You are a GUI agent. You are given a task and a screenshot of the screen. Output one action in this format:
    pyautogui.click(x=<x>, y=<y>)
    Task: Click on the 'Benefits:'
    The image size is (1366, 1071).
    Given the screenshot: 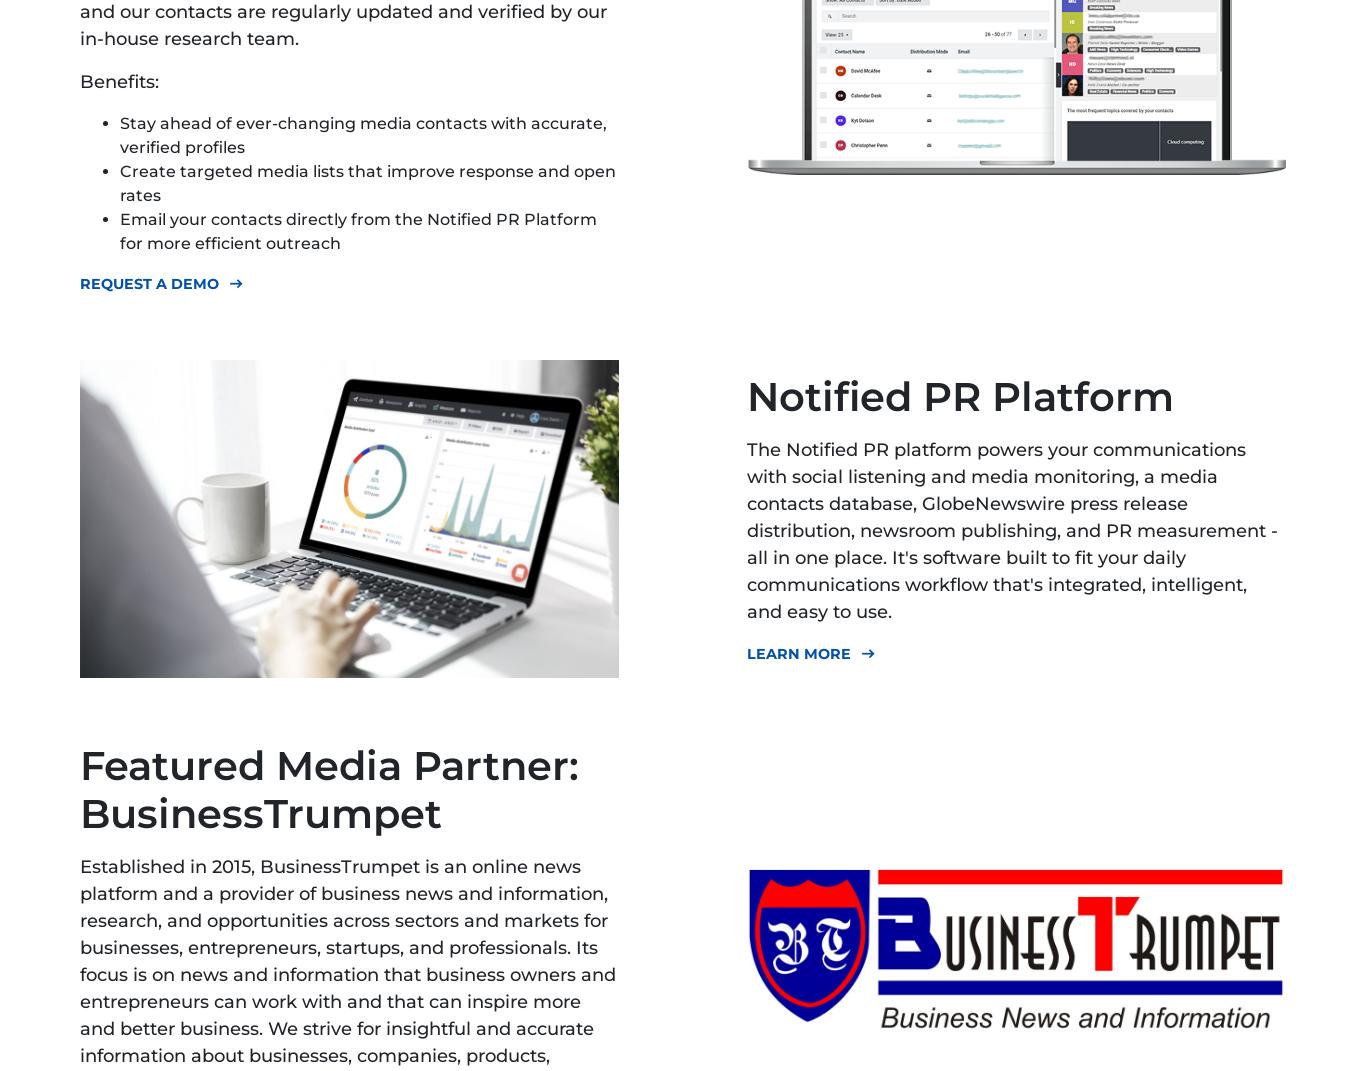 What is the action you would take?
    pyautogui.click(x=118, y=82)
    